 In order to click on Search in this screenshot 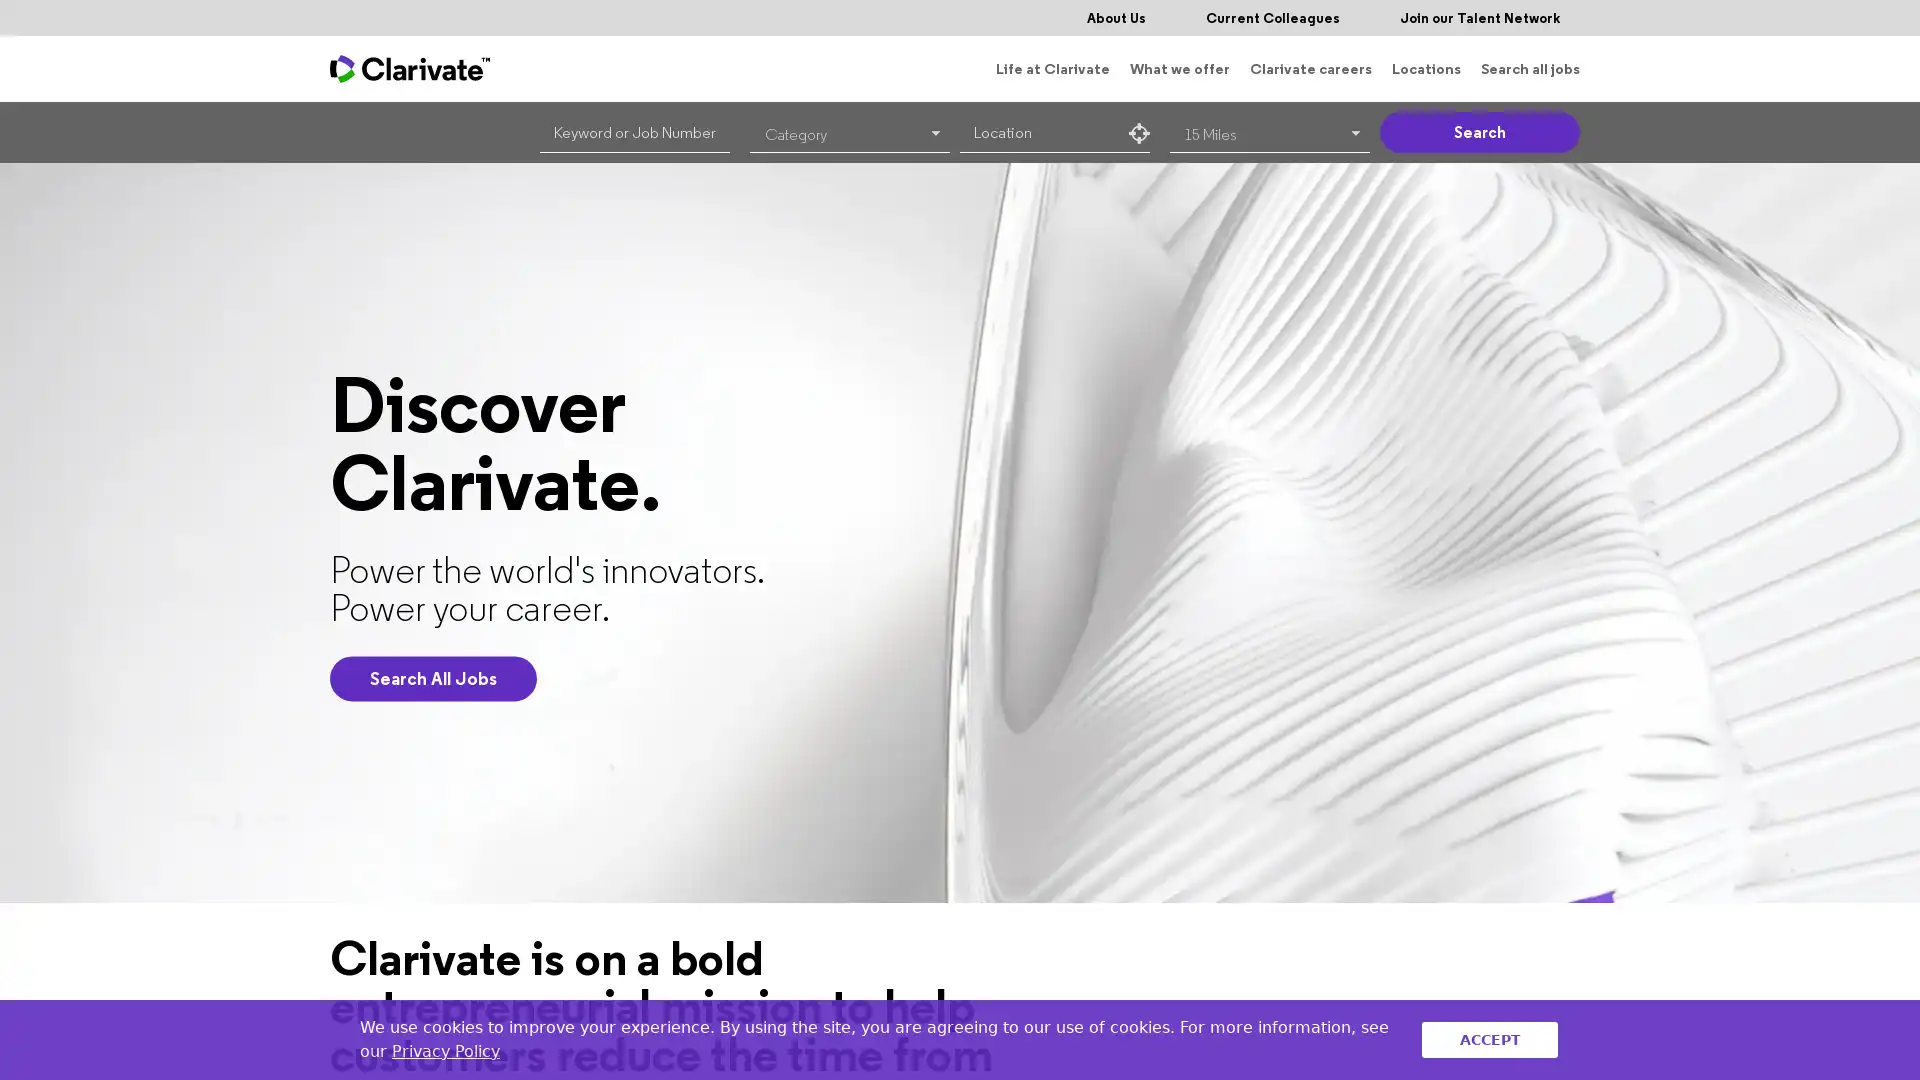, I will do `click(1479, 132)`.